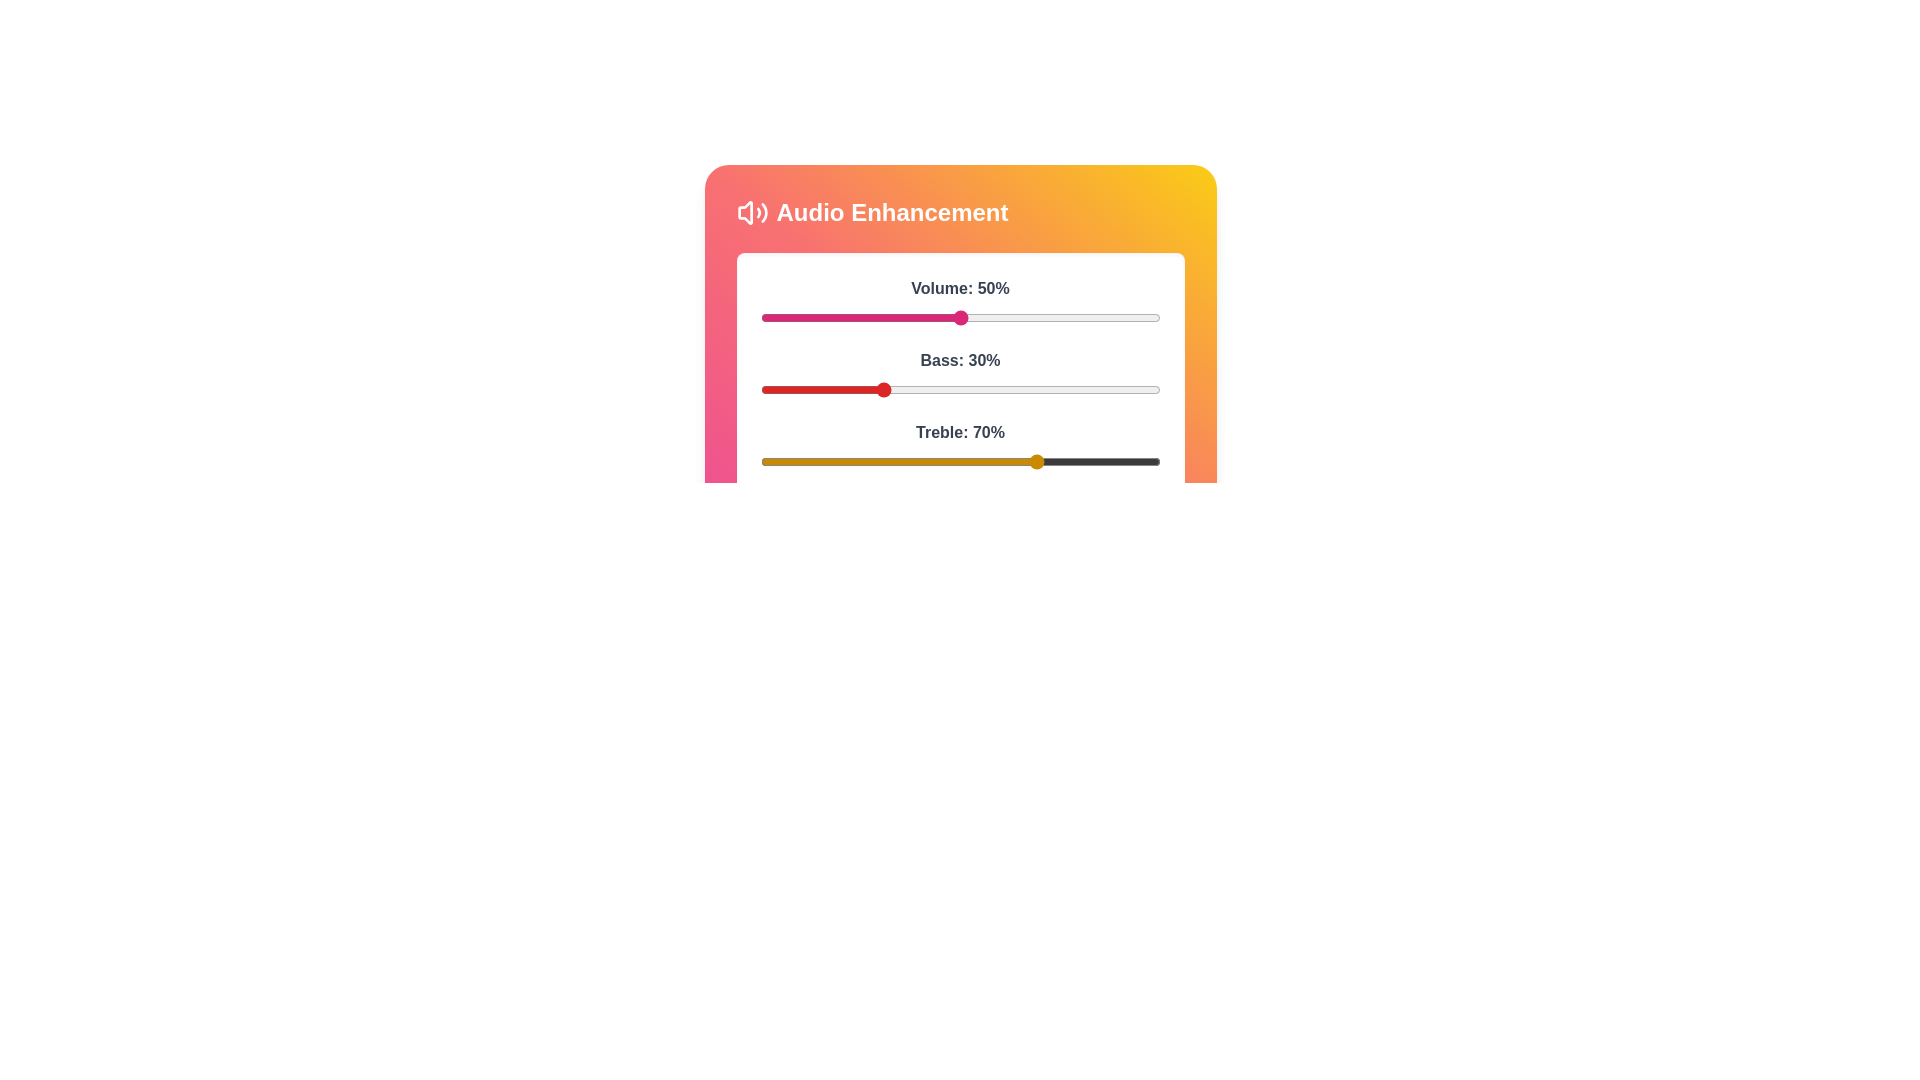  Describe the element at coordinates (1091, 316) in the screenshot. I see `the volume` at that location.